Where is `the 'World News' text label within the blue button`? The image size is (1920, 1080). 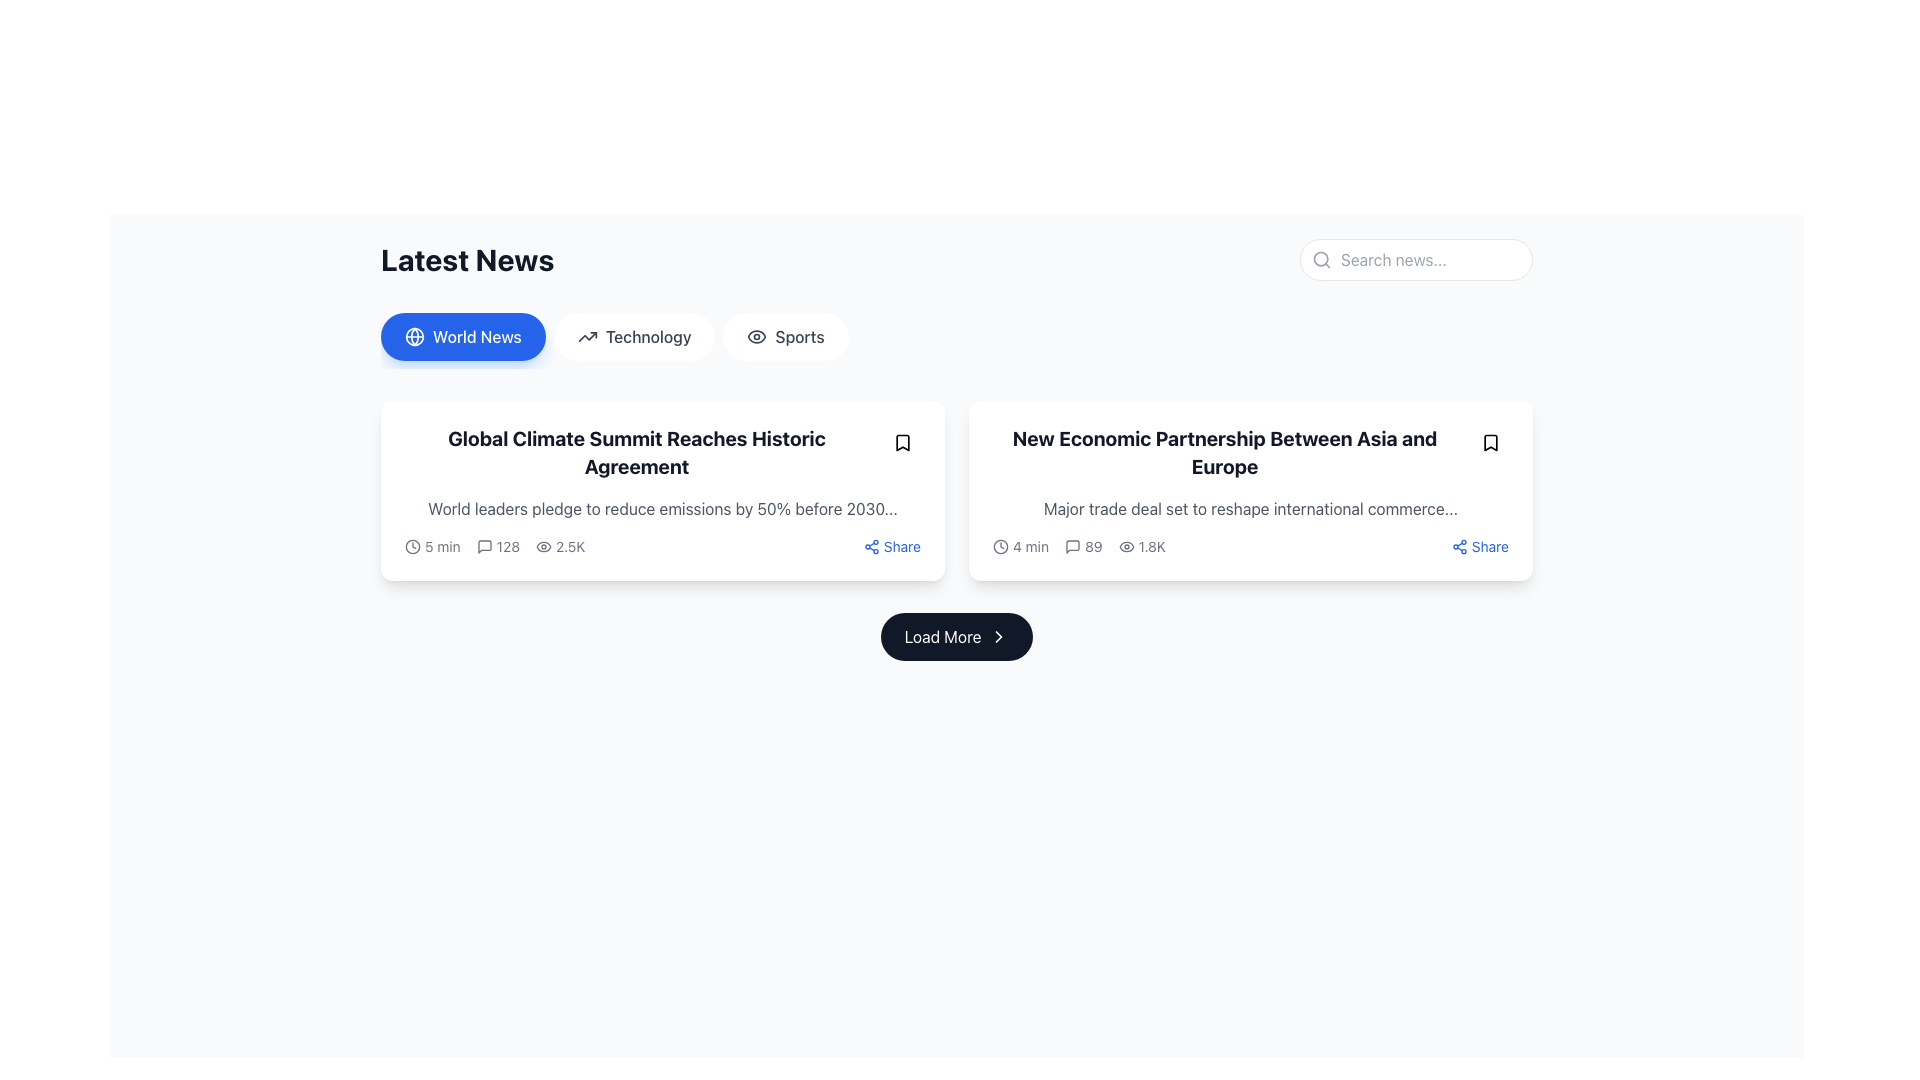
the 'World News' text label within the blue button is located at coordinates (476, 335).